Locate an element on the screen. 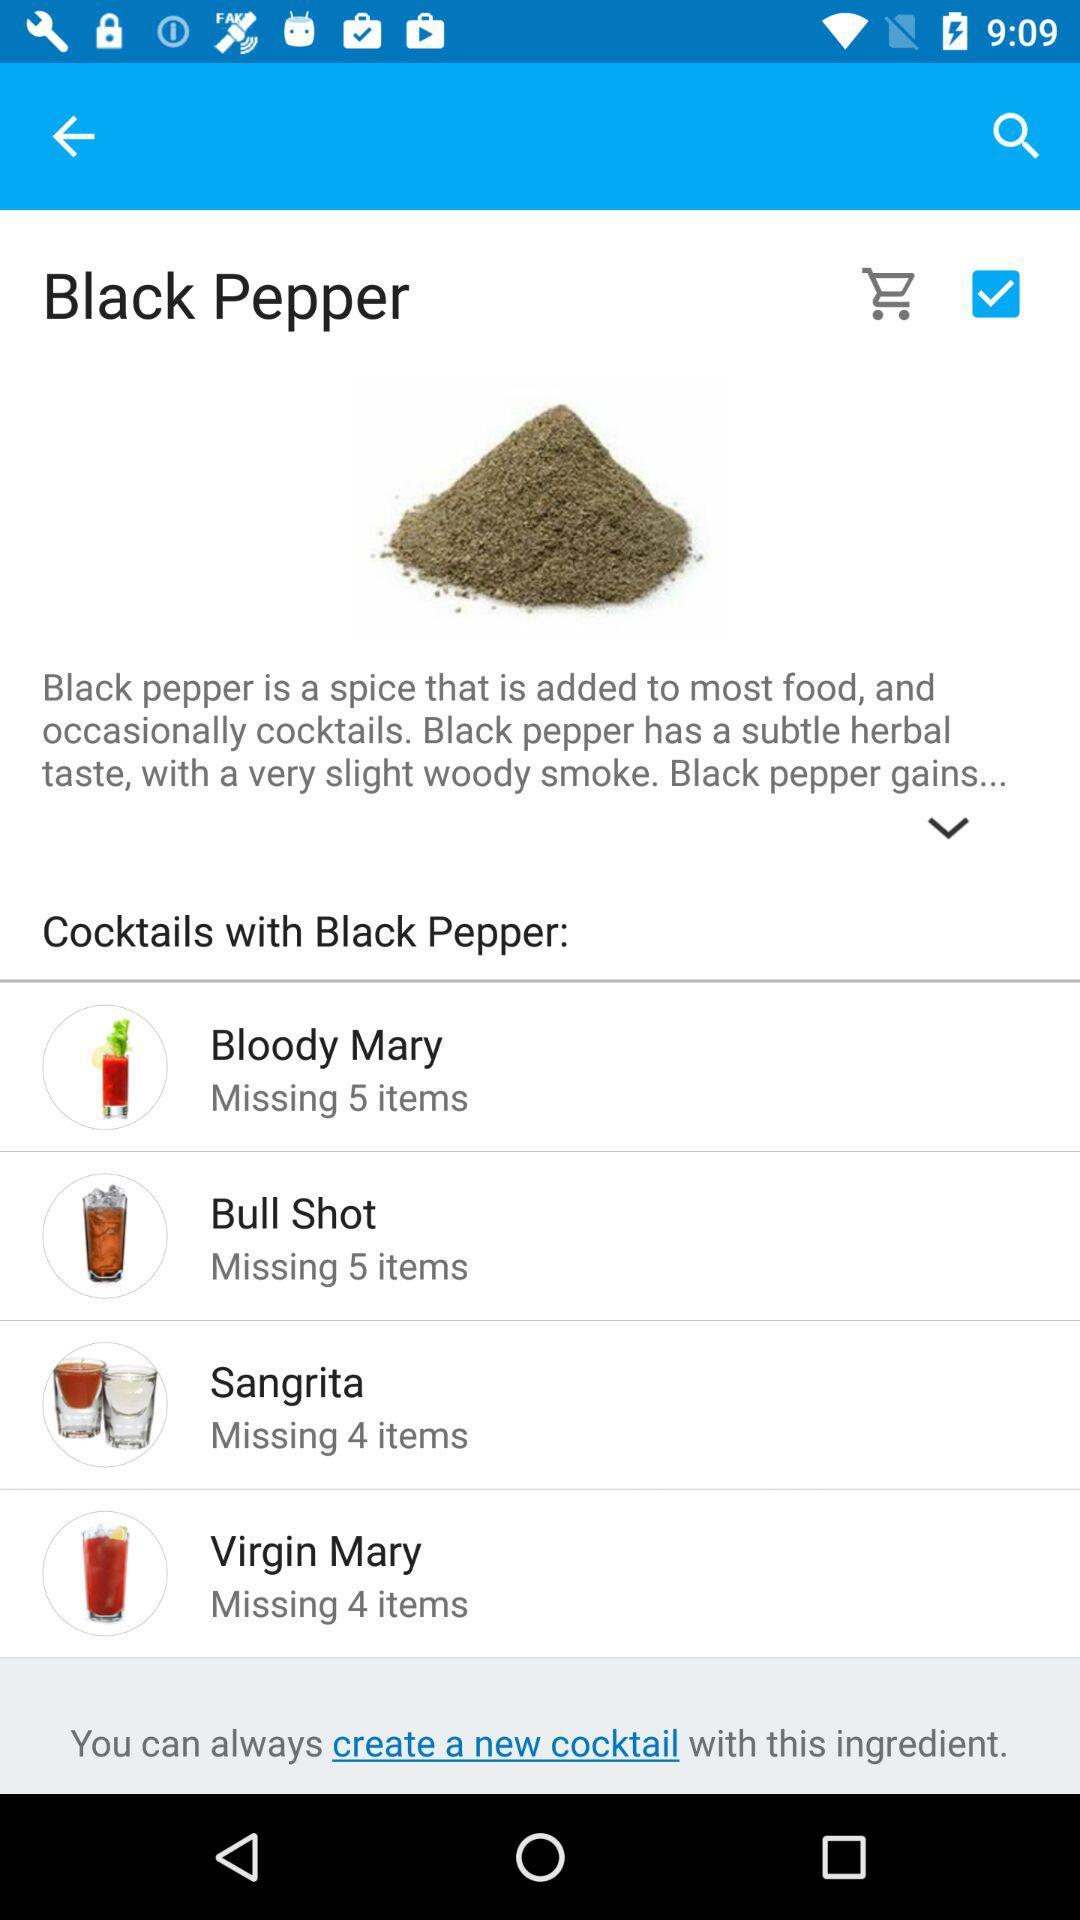  cart is located at coordinates (901, 292).